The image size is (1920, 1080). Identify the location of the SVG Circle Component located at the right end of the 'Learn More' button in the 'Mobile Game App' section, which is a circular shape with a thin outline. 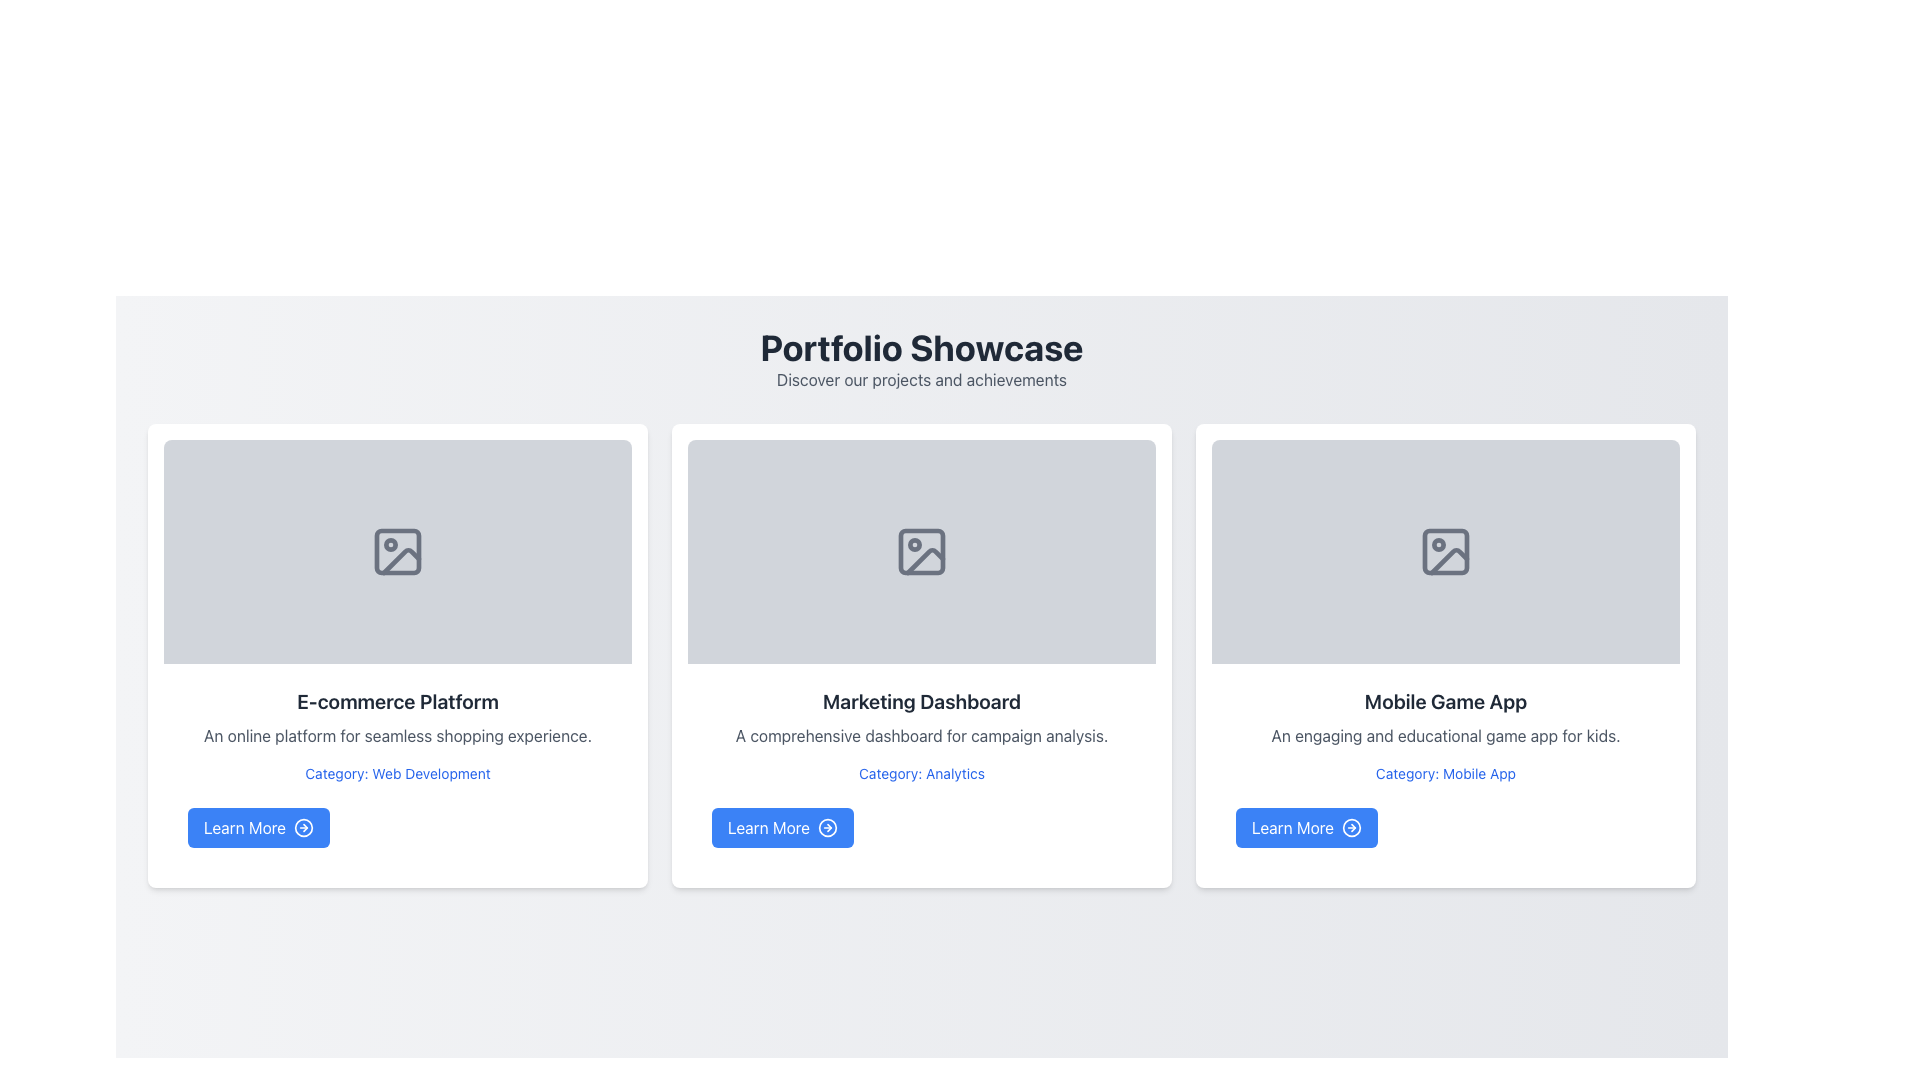
(1352, 828).